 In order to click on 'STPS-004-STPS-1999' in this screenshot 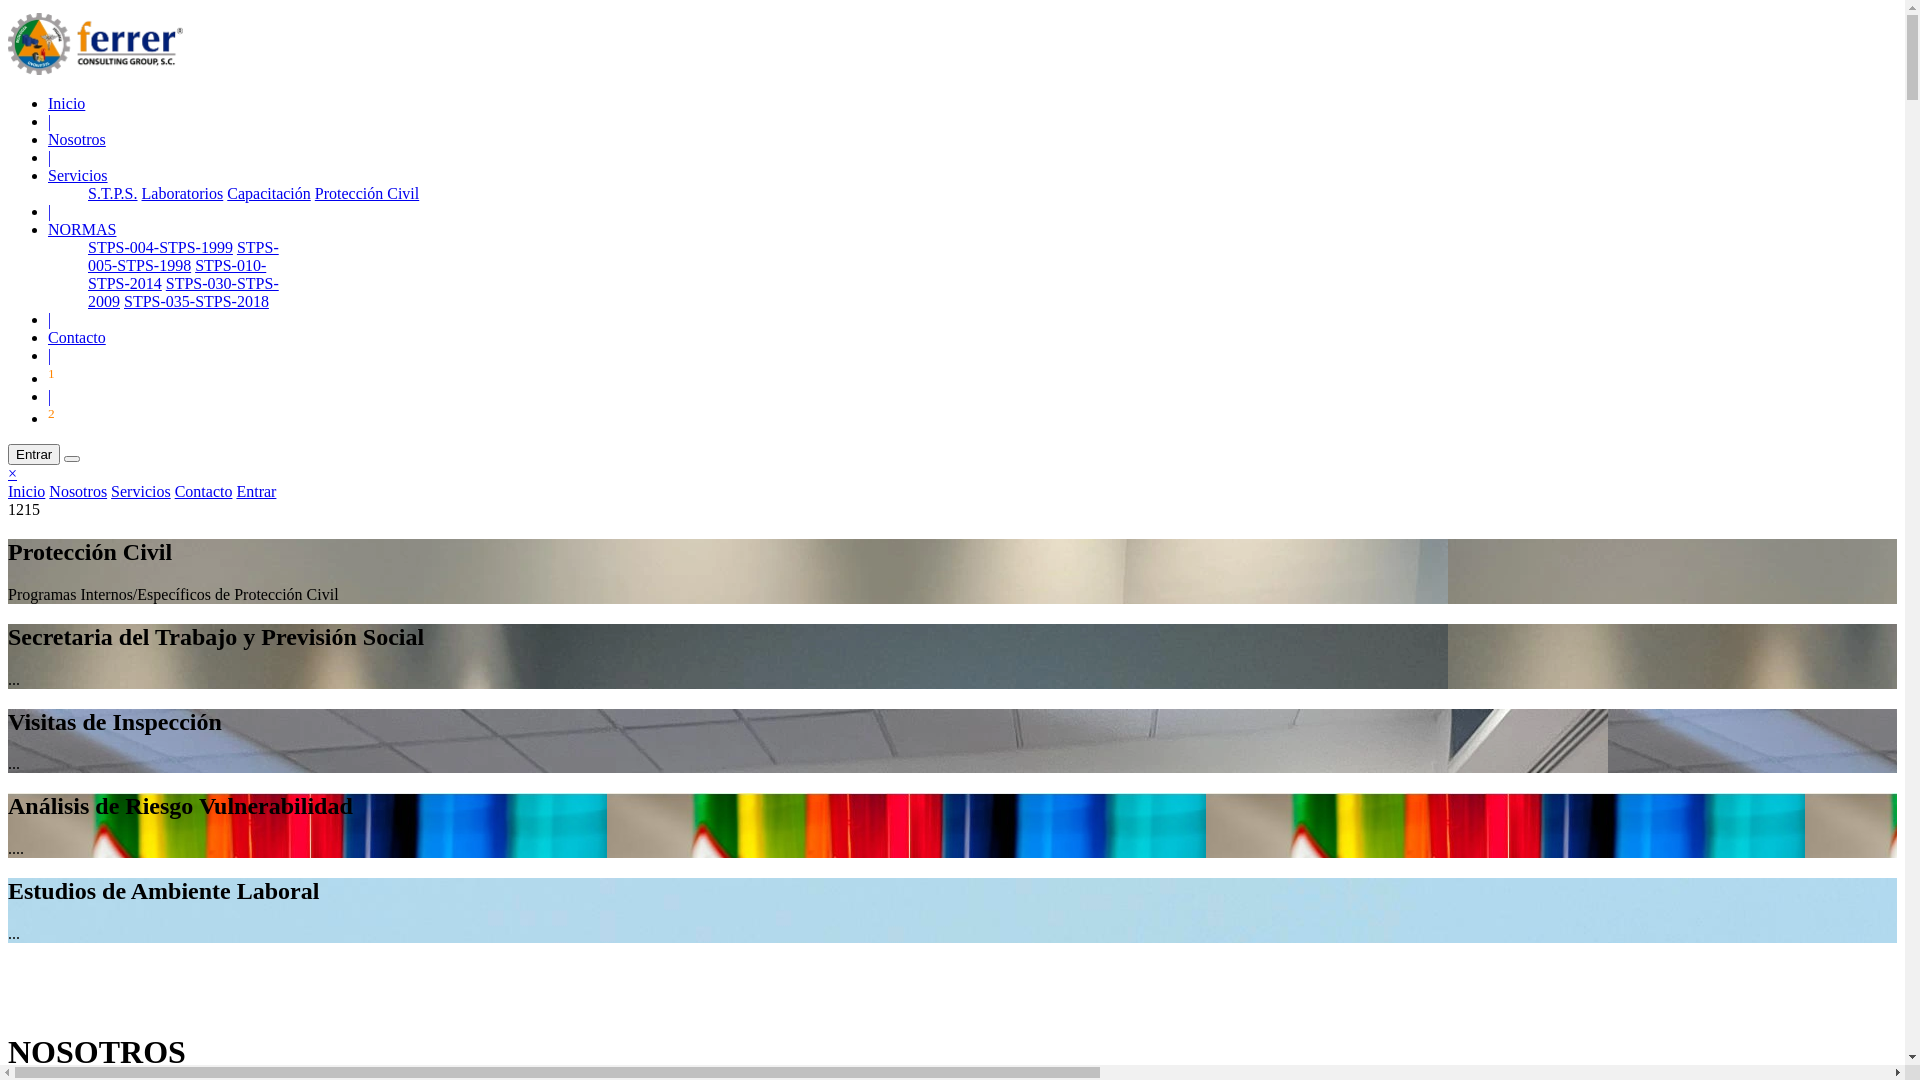, I will do `click(86, 246)`.